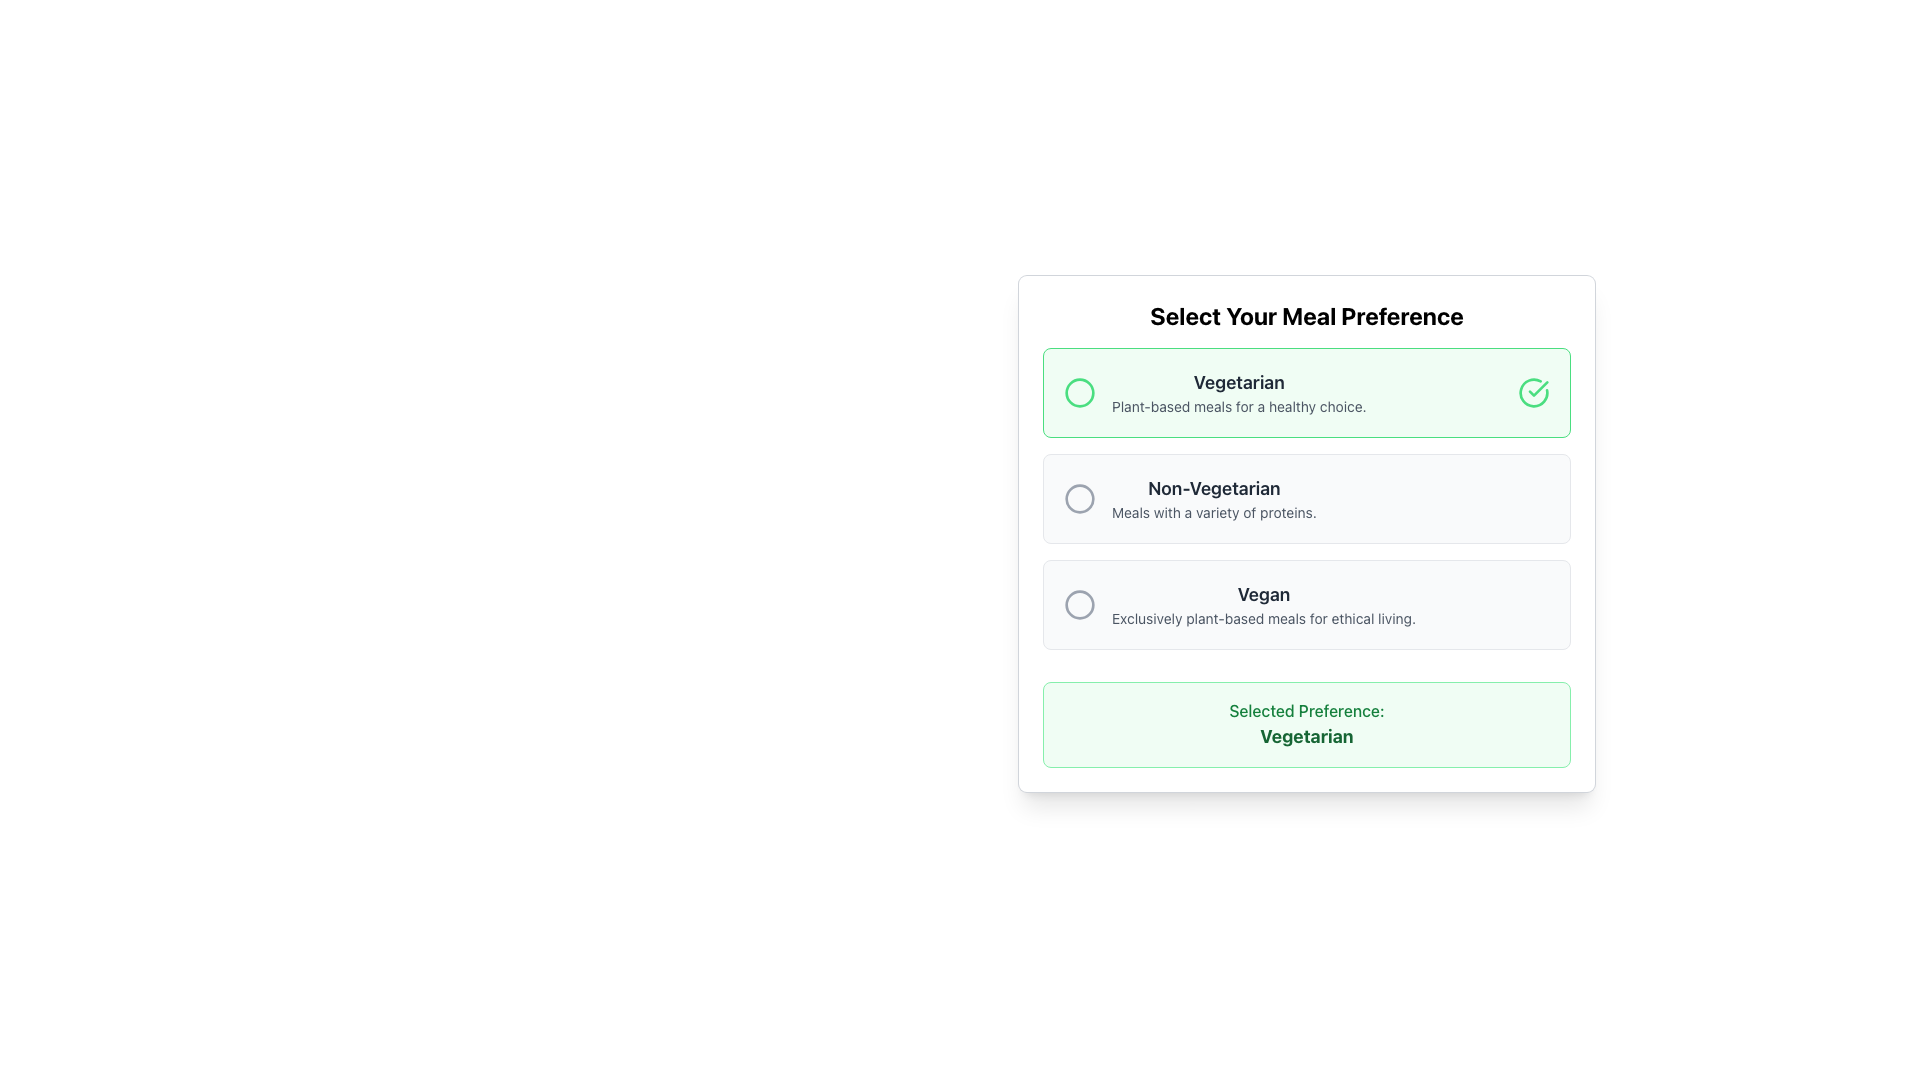  I want to click on the 'Vegetarian' text label, which is styled with a bold green font and located in the 'Selected Preference' section of the interface, so click(1306, 736).